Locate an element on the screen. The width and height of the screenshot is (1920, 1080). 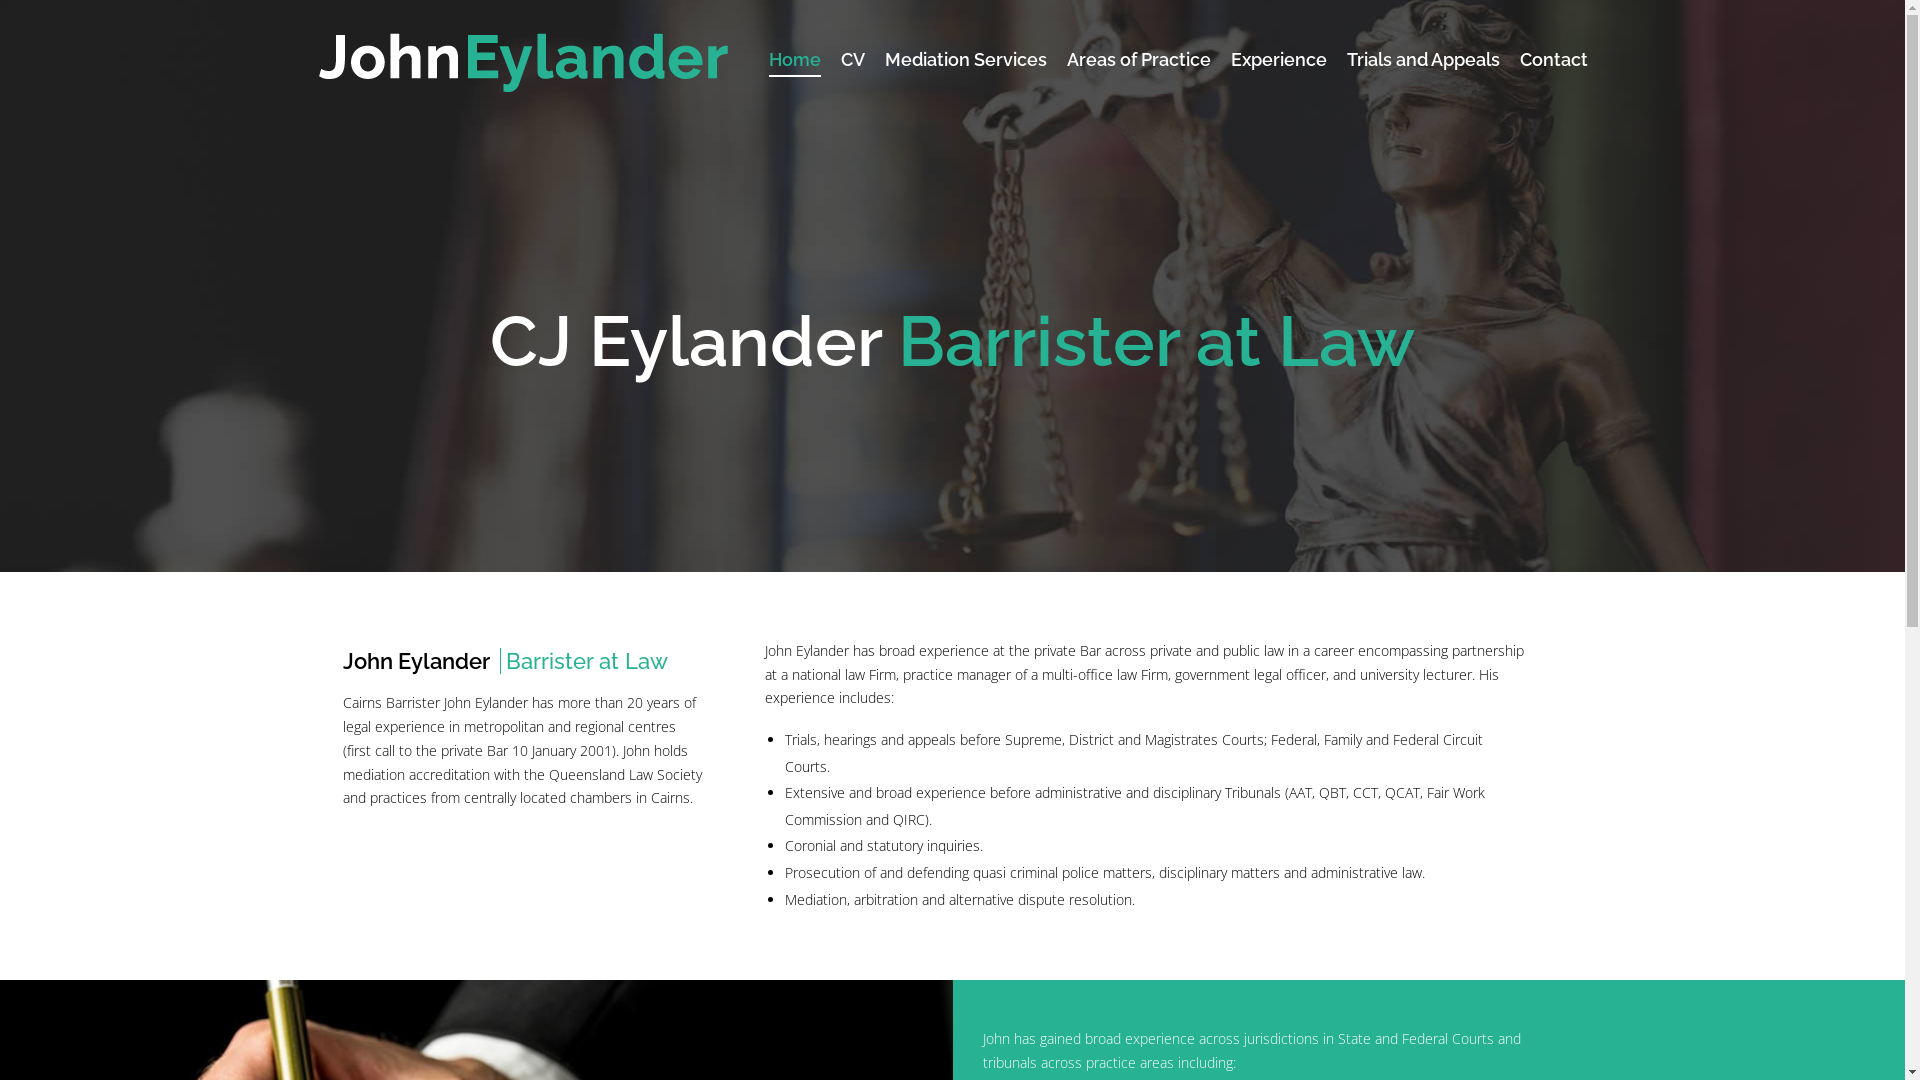
'Home' is located at coordinates (794, 59).